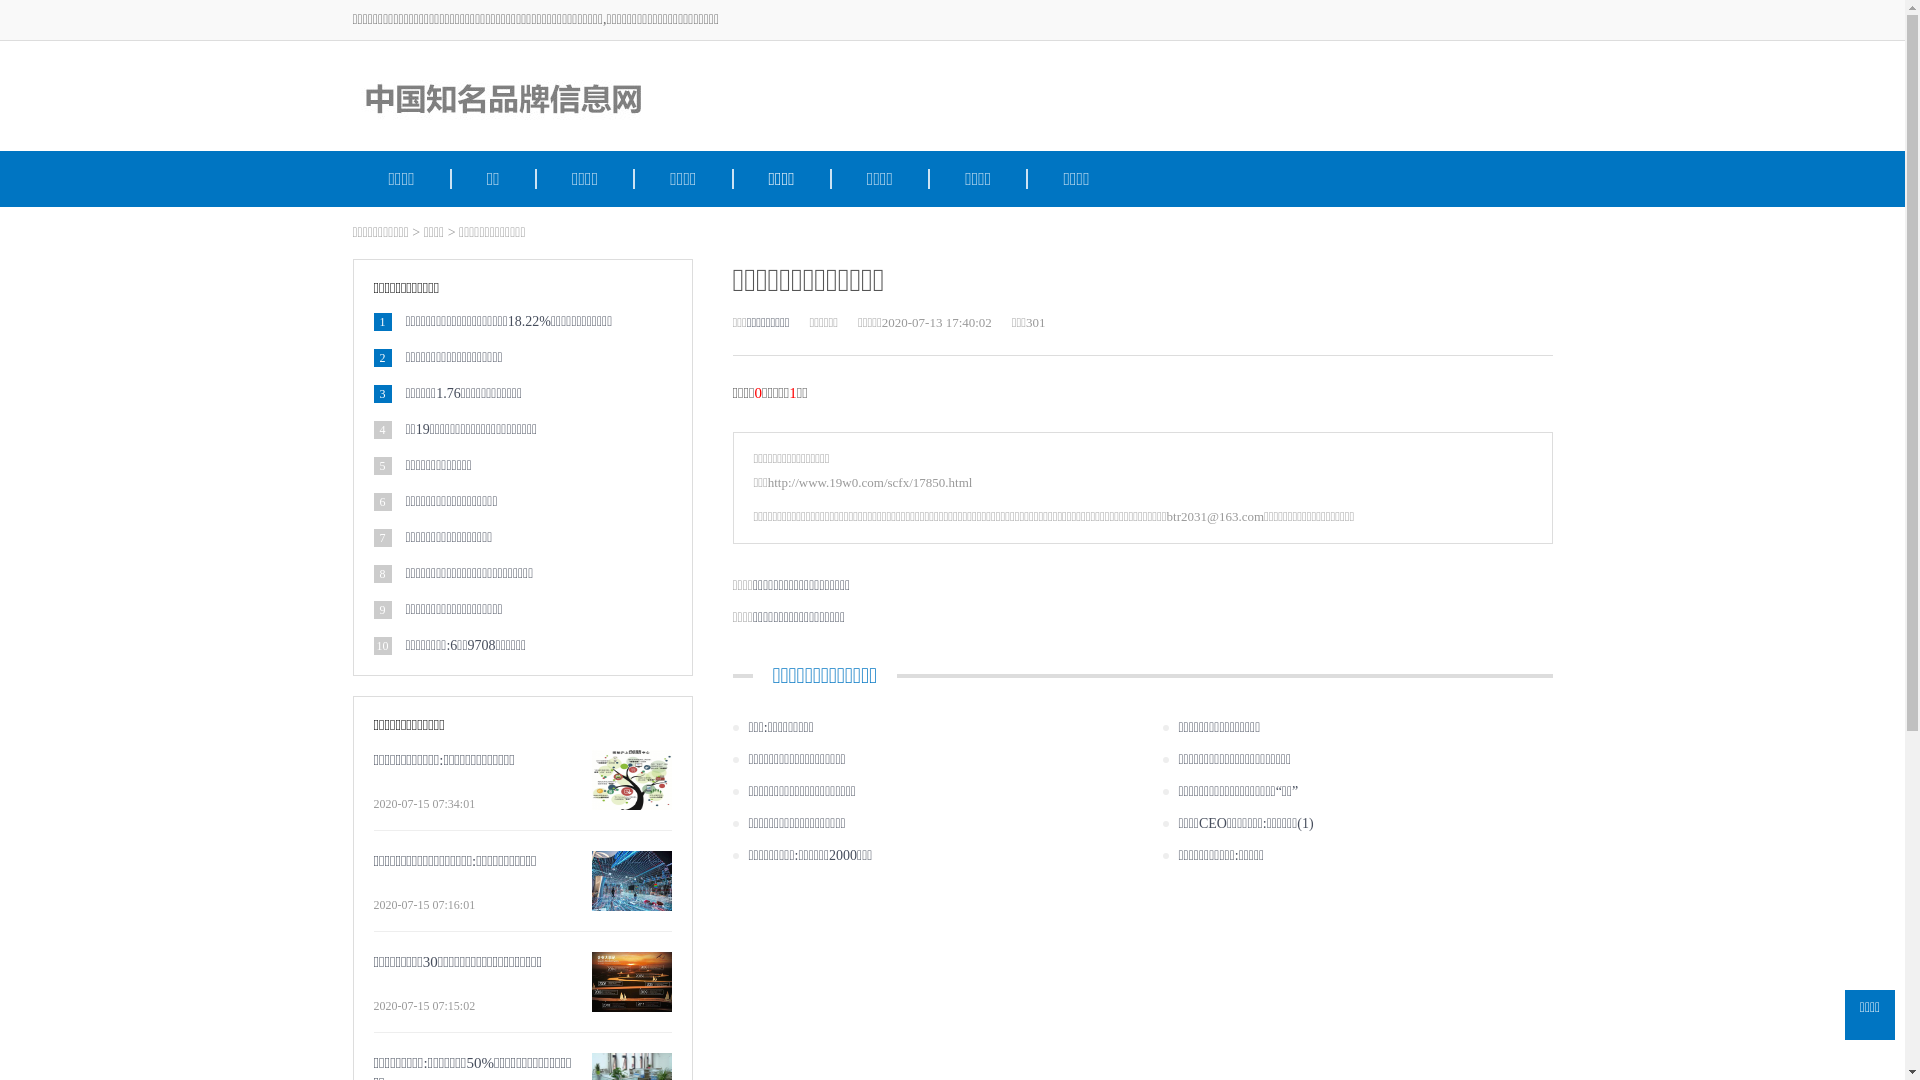 This screenshot has height=1080, width=1920. I want to click on '2020-07-15 07:15:02', so click(472, 1006).